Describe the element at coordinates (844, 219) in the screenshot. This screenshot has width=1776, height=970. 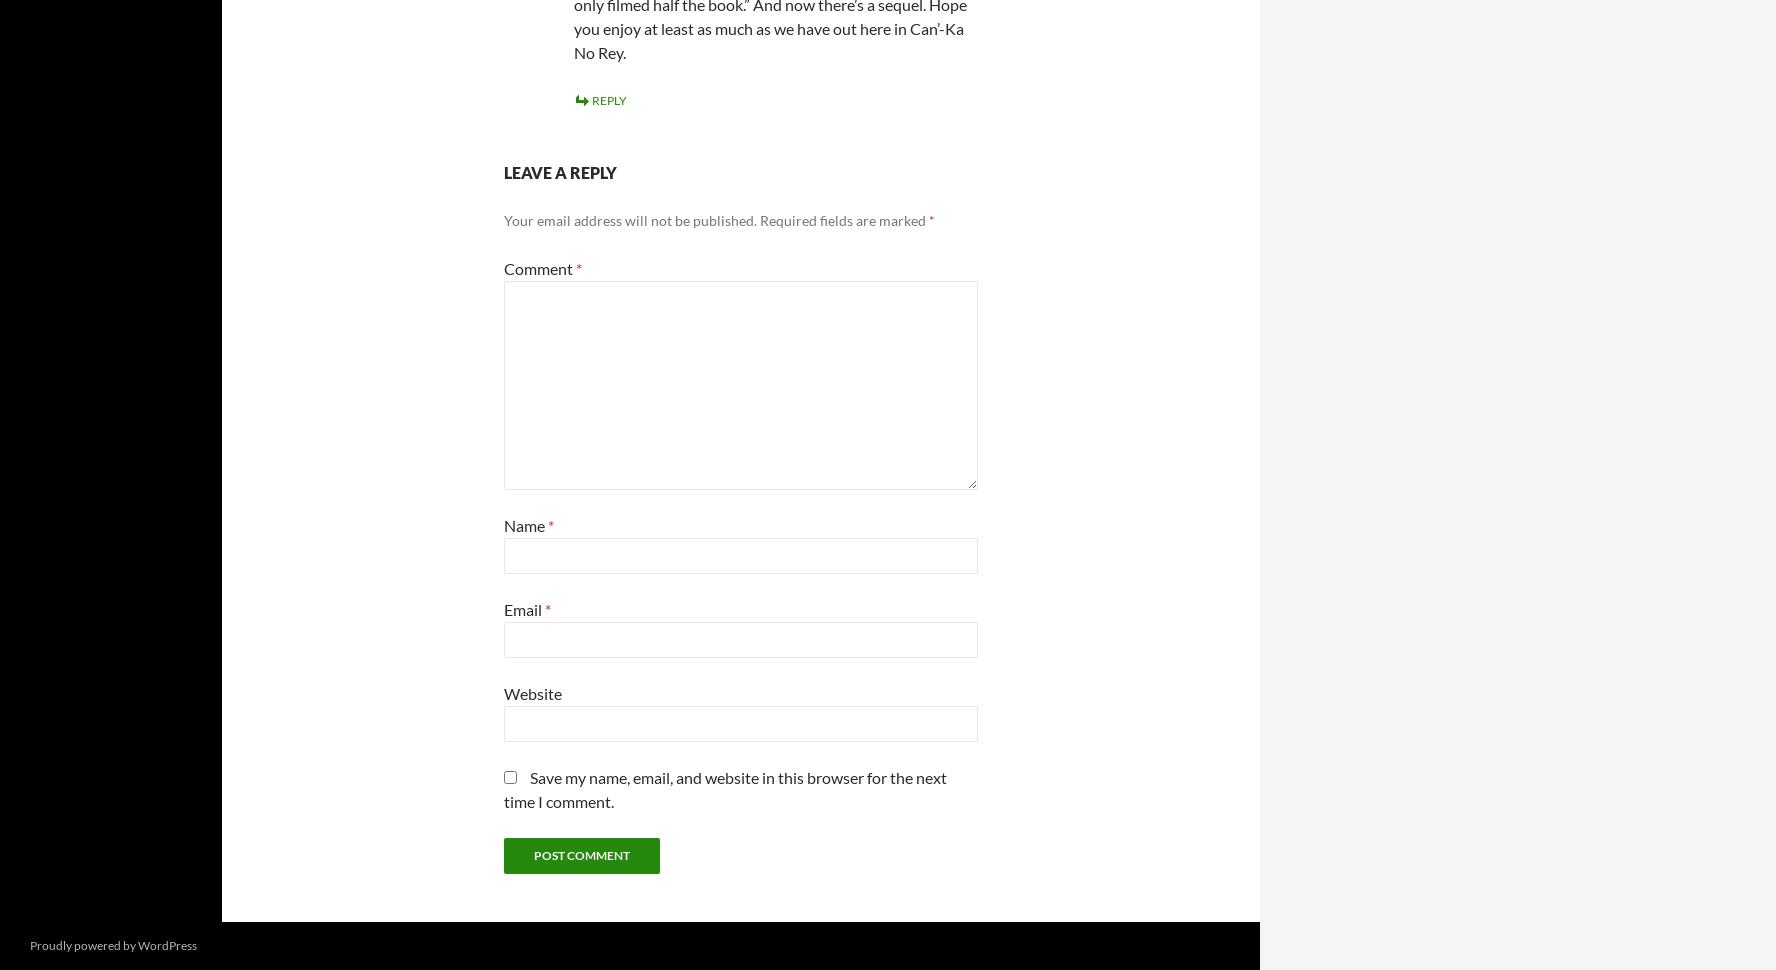
I see `'Required fields are marked'` at that location.